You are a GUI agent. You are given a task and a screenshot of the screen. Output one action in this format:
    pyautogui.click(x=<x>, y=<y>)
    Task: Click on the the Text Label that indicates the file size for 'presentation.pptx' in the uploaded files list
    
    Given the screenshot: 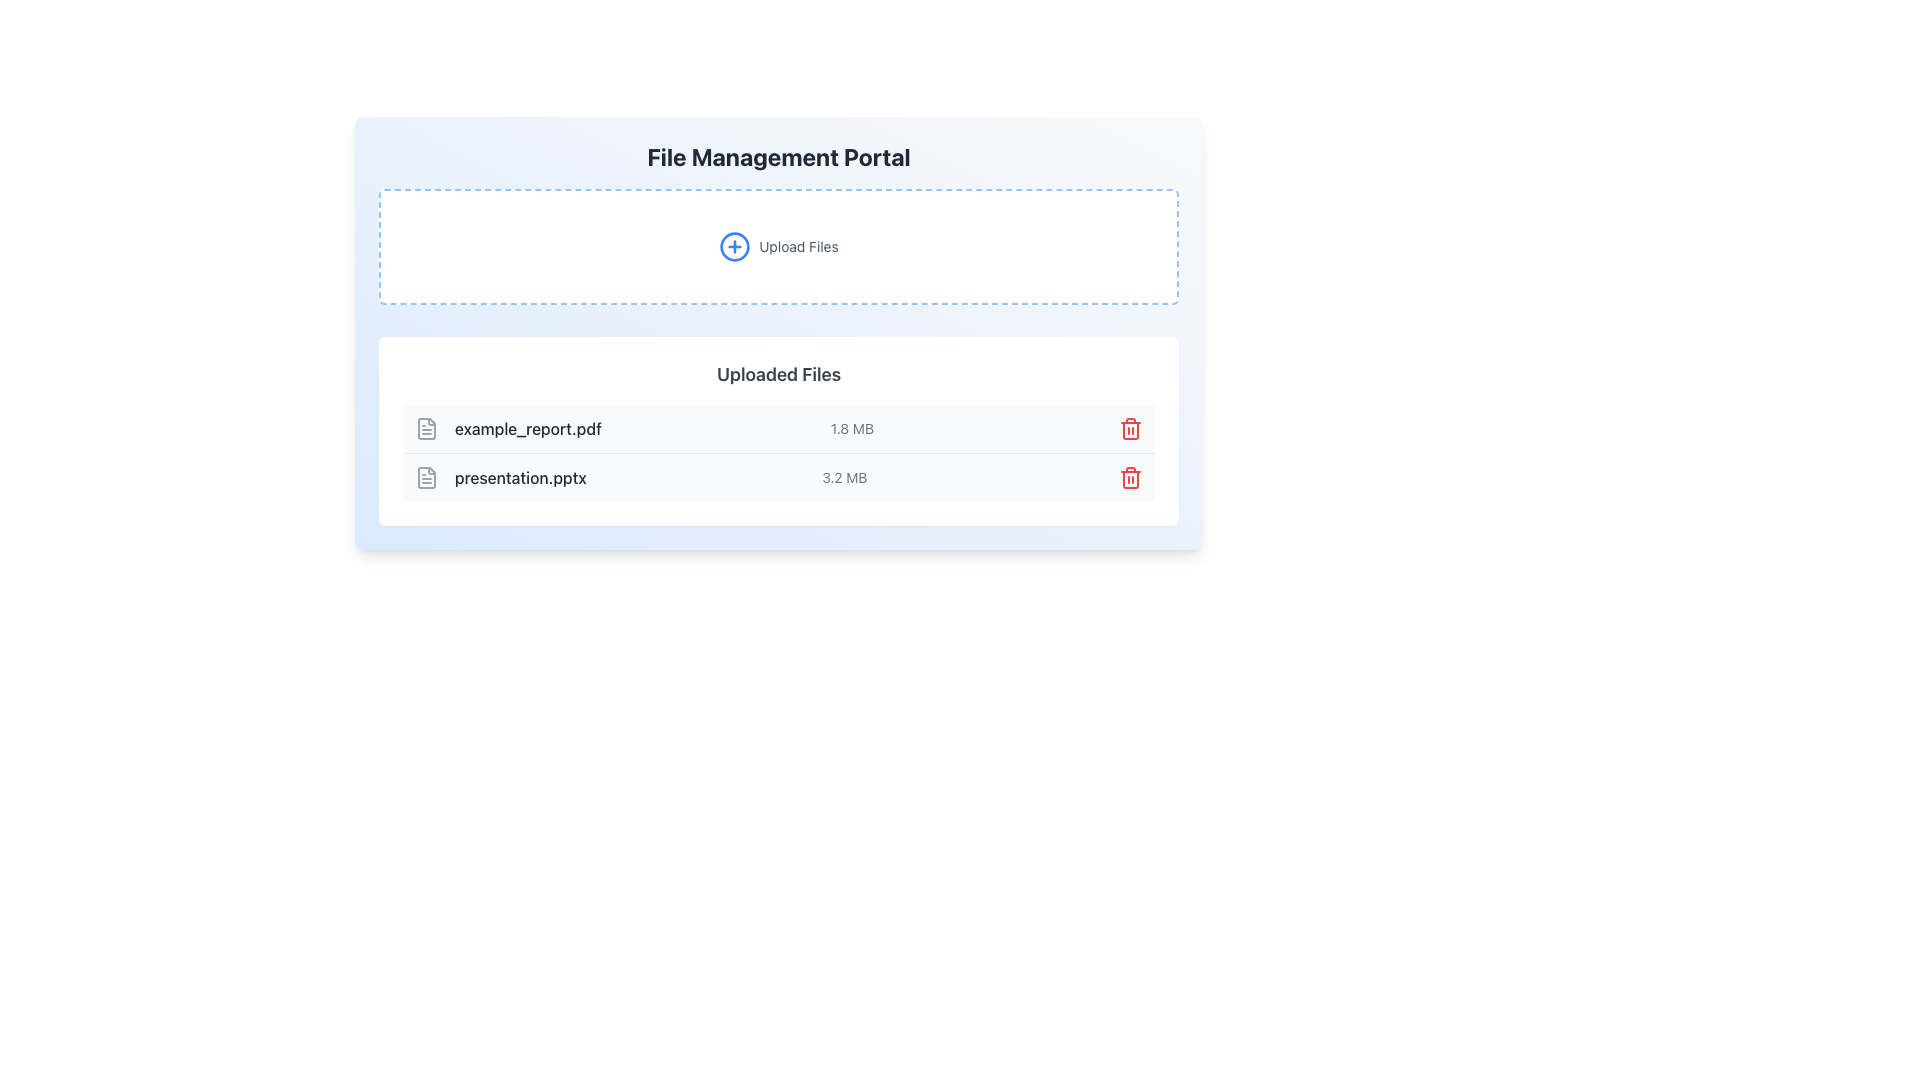 What is the action you would take?
    pyautogui.click(x=844, y=478)
    